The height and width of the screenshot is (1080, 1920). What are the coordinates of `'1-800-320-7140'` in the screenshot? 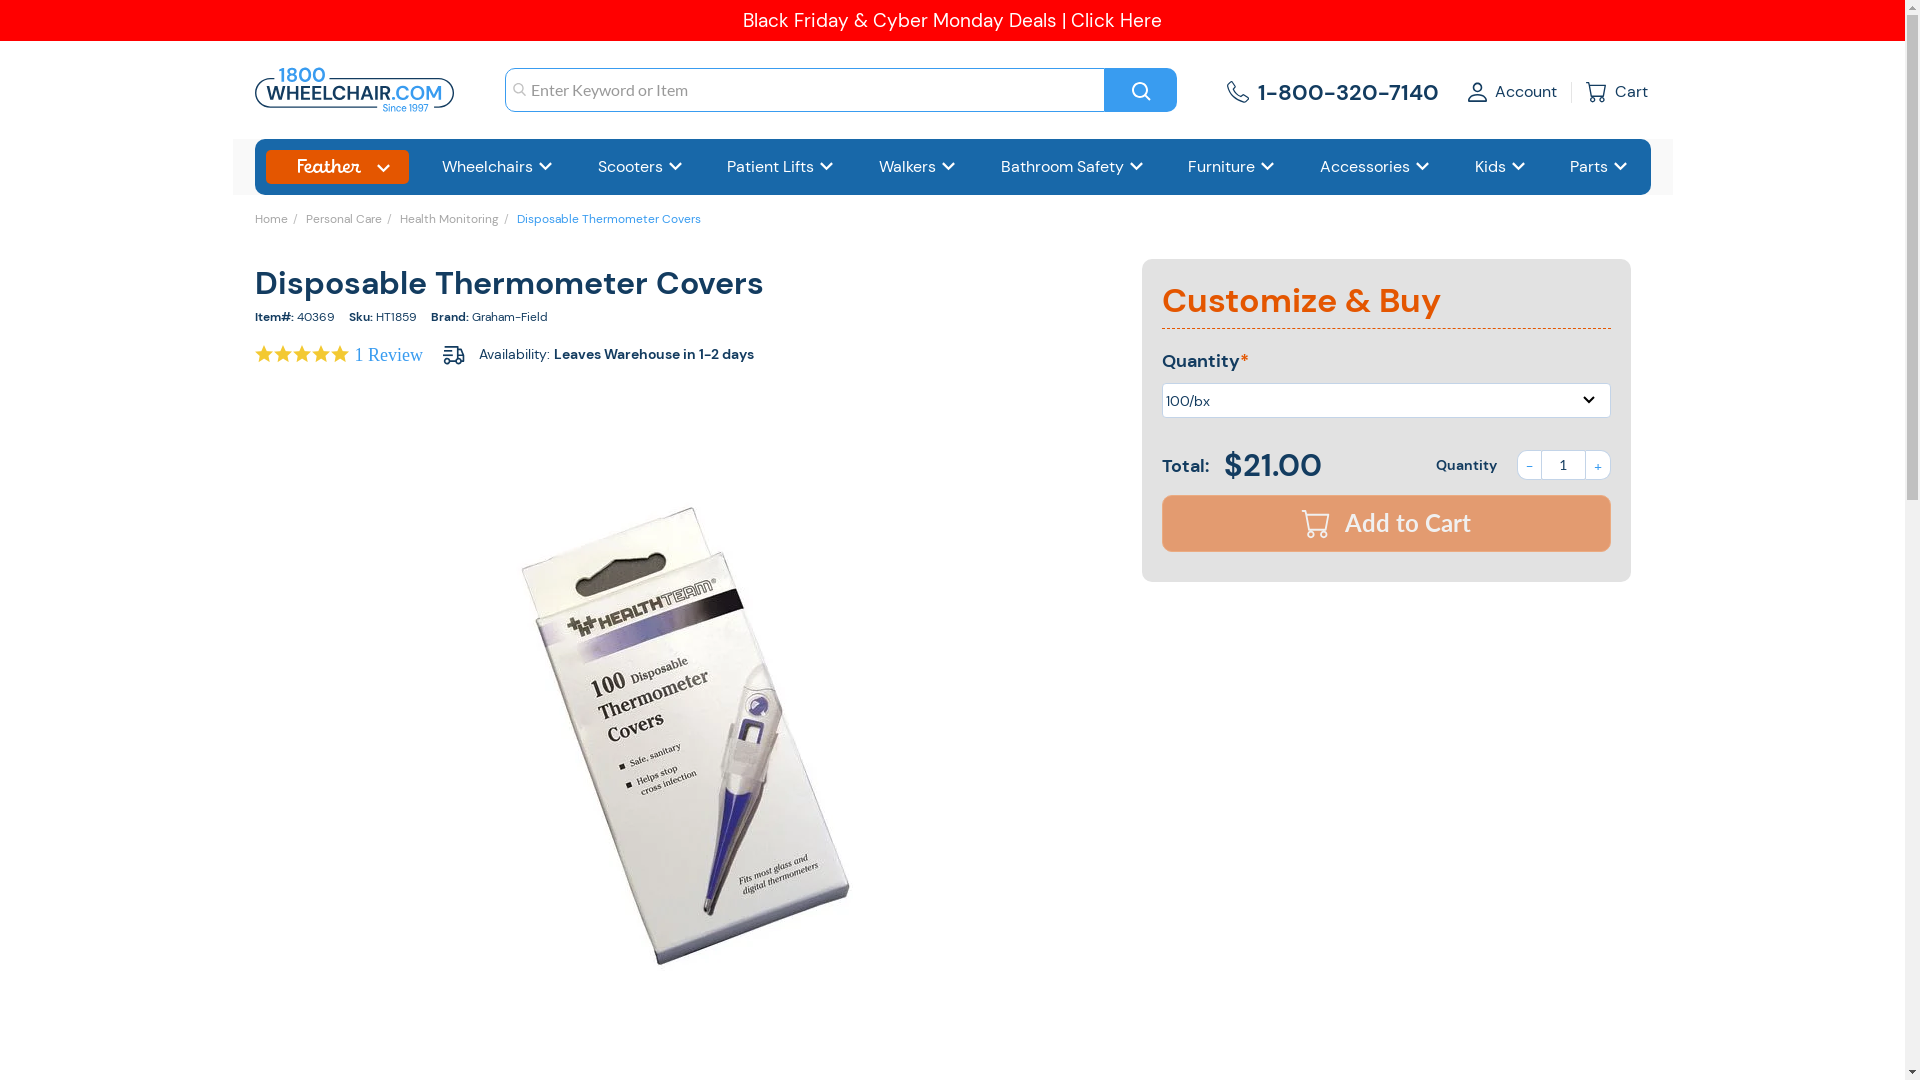 It's located at (1346, 90).